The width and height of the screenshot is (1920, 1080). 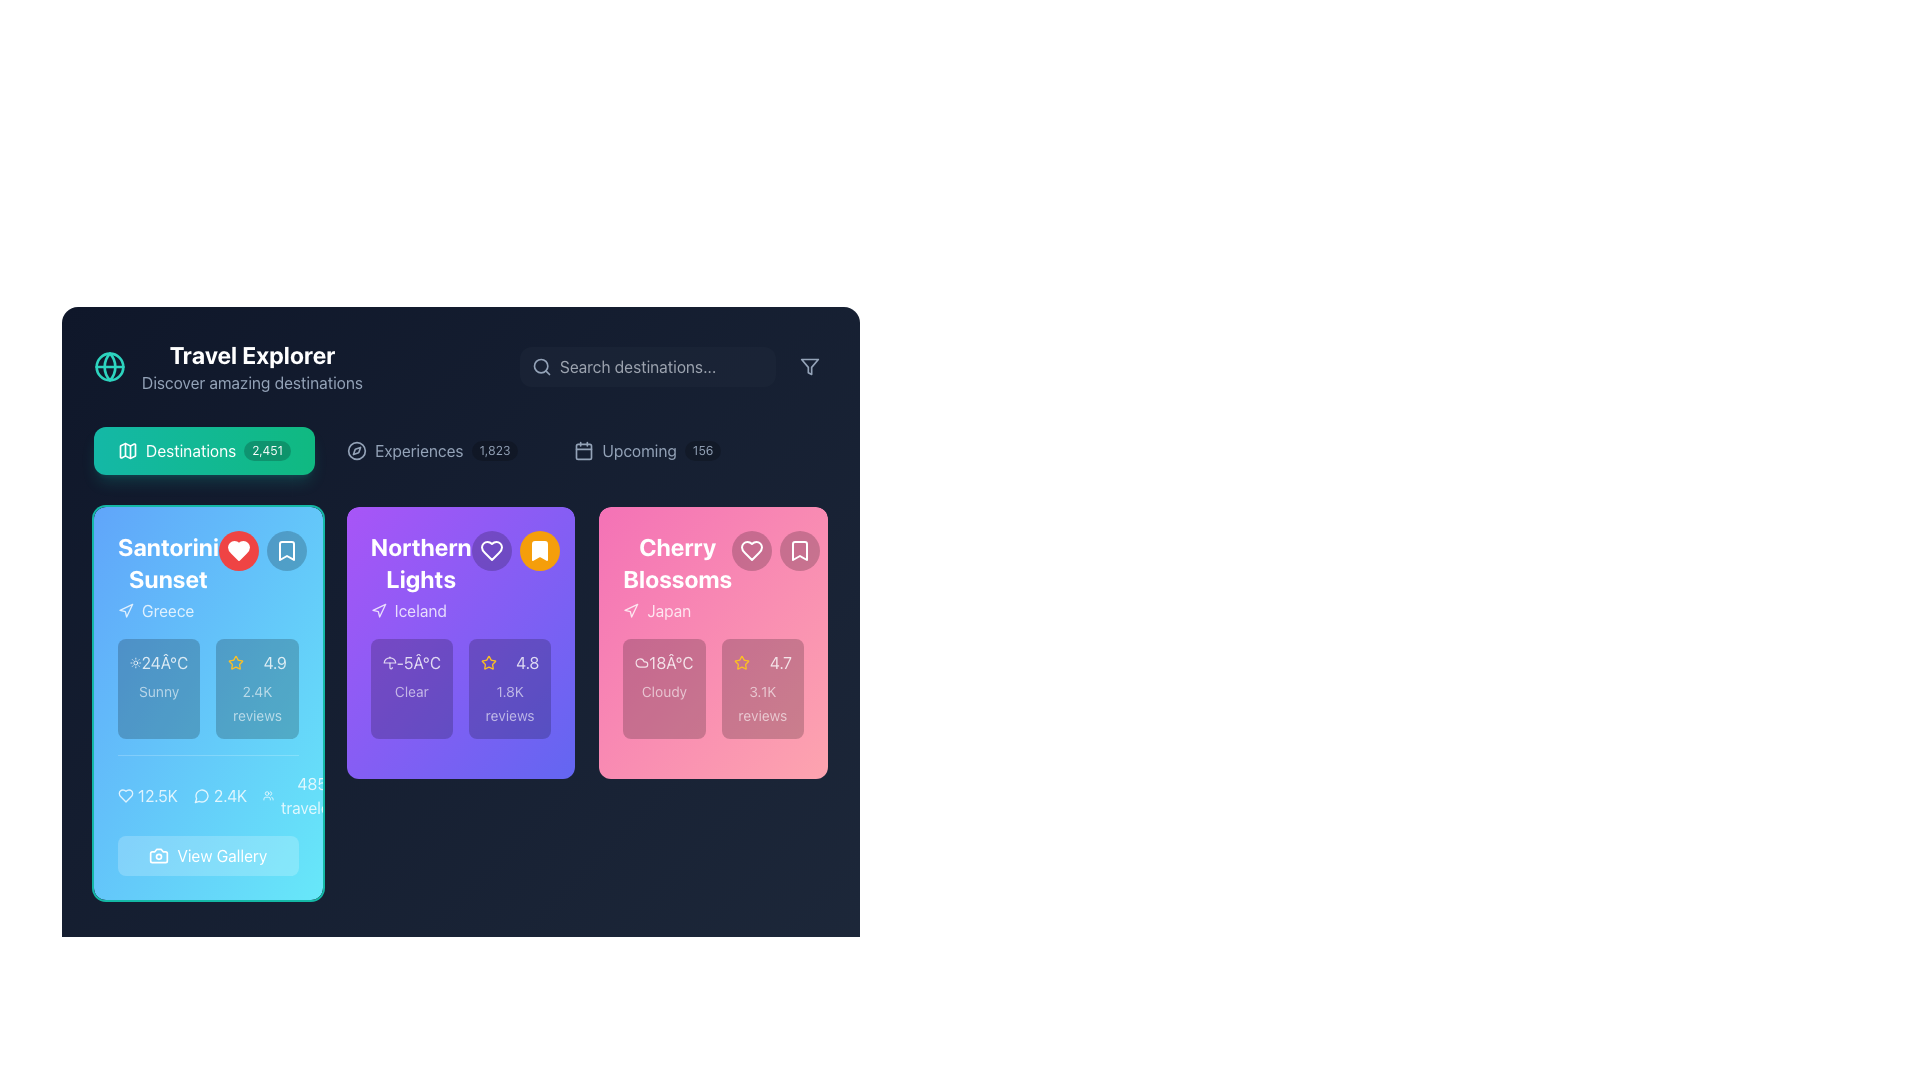 I want to click on the sunny weather icon located within the 'Santorini Sunset' card, so click(x=134, y=663).